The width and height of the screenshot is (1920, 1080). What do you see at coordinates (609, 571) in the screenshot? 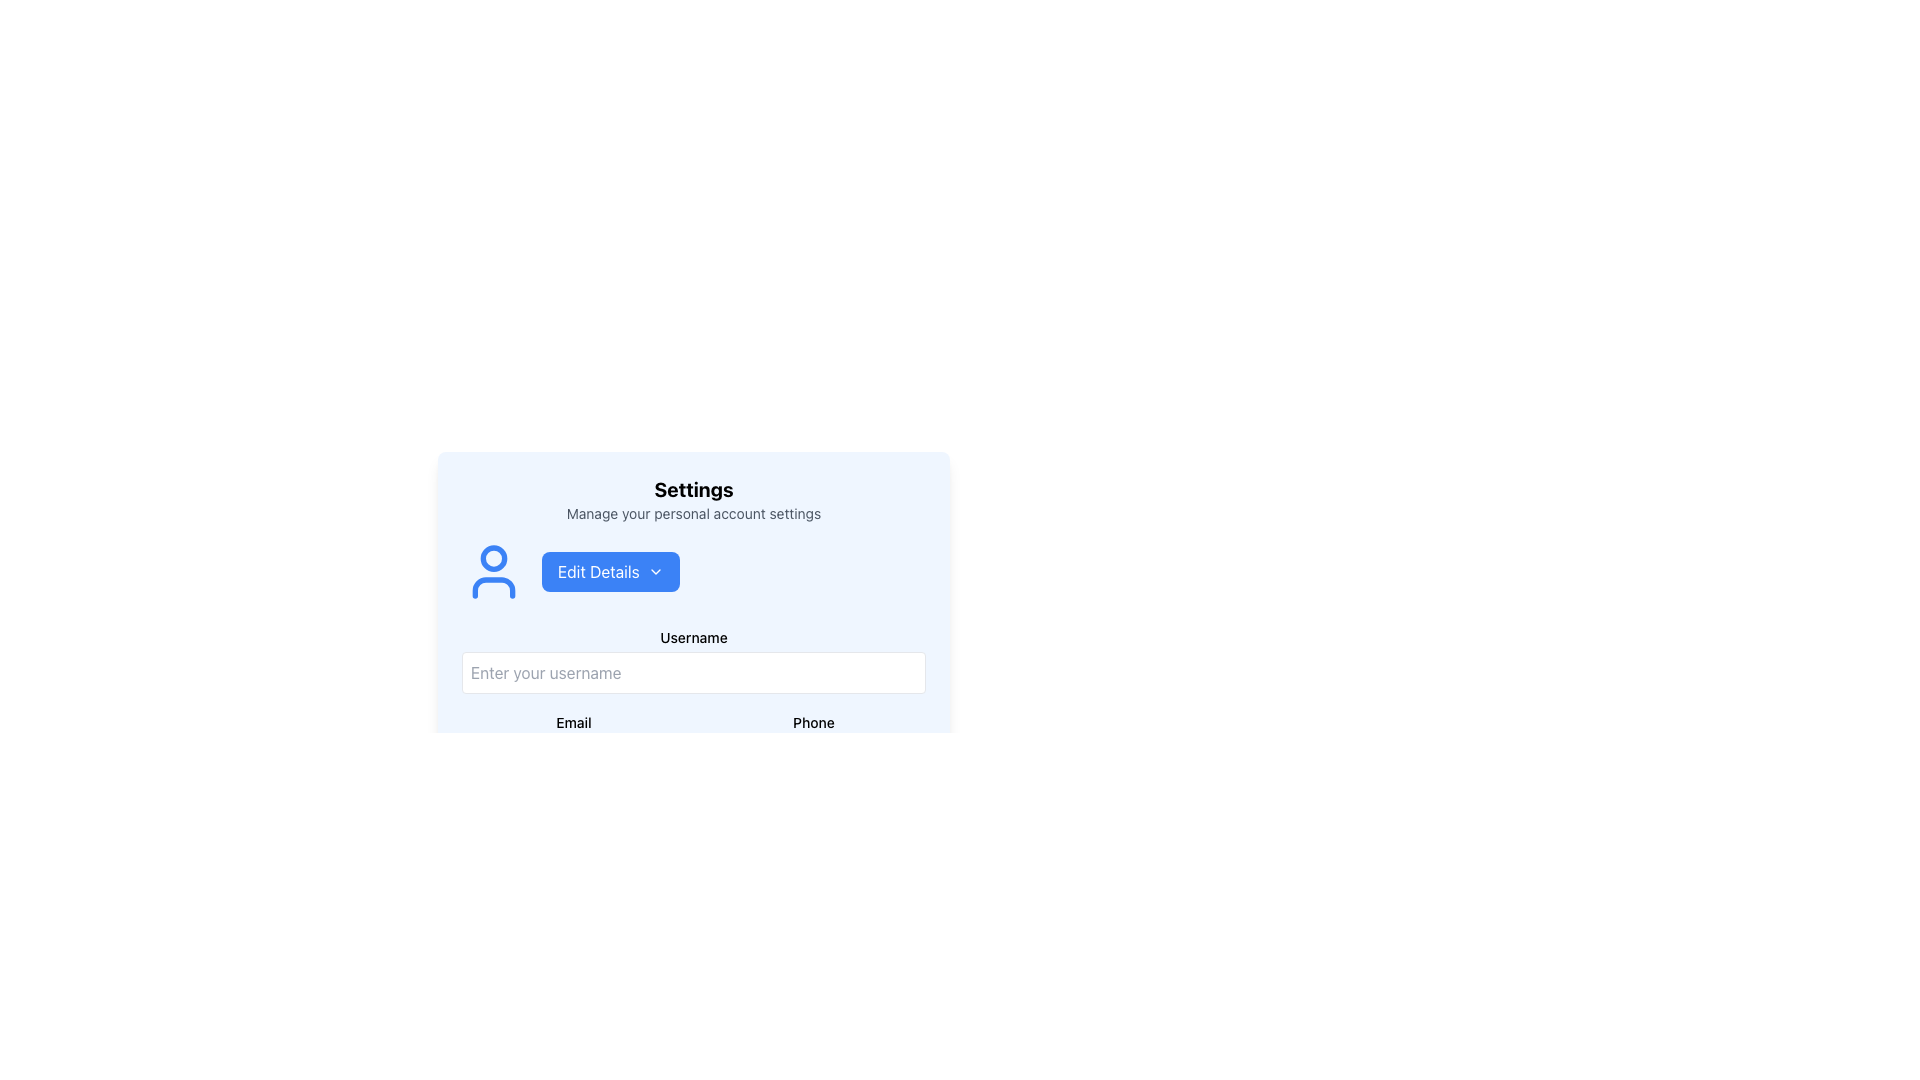
I see `the blue button labeled 'Edit Details' with a chevron icon` at bounding box center [609, 571].